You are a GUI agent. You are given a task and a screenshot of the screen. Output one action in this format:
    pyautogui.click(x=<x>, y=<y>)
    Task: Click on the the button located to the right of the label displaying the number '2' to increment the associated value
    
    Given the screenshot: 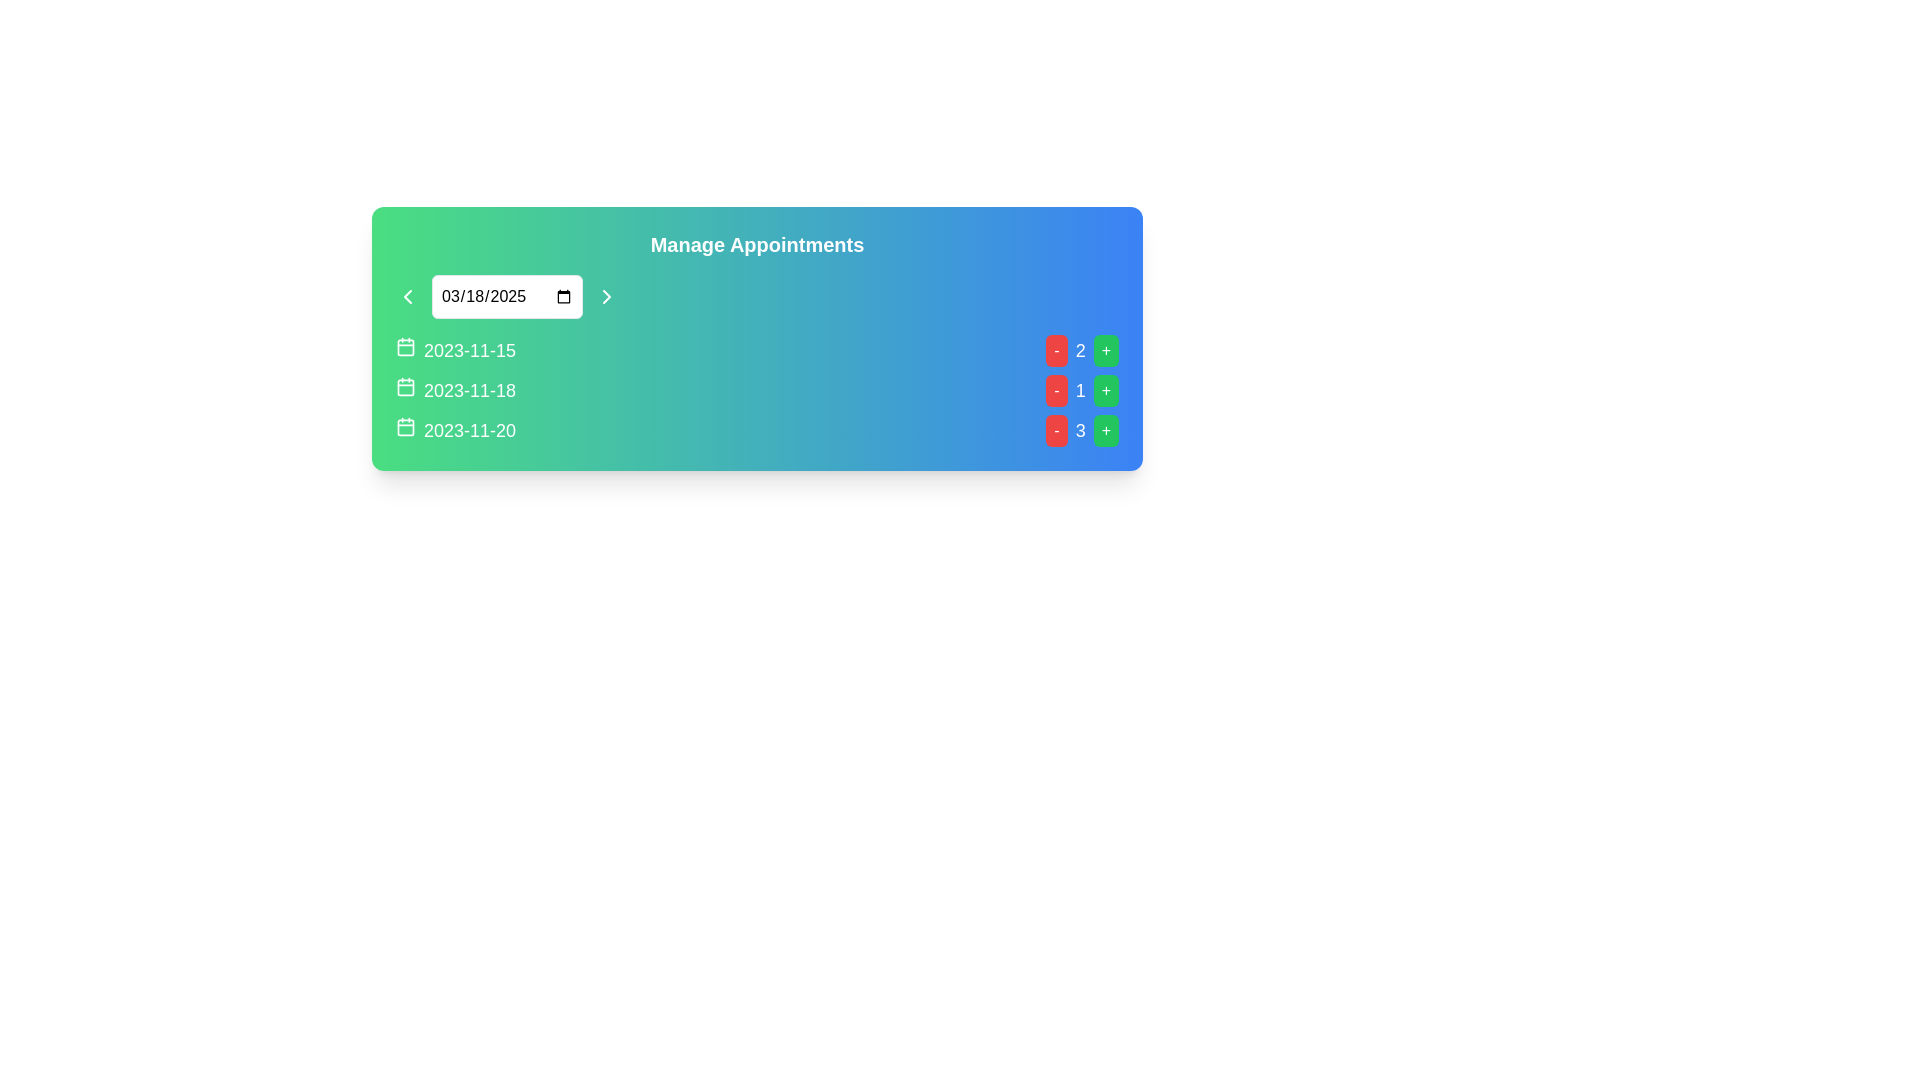 What is the action you would take?
    pyautogui.click(x=1105, y=350)
    